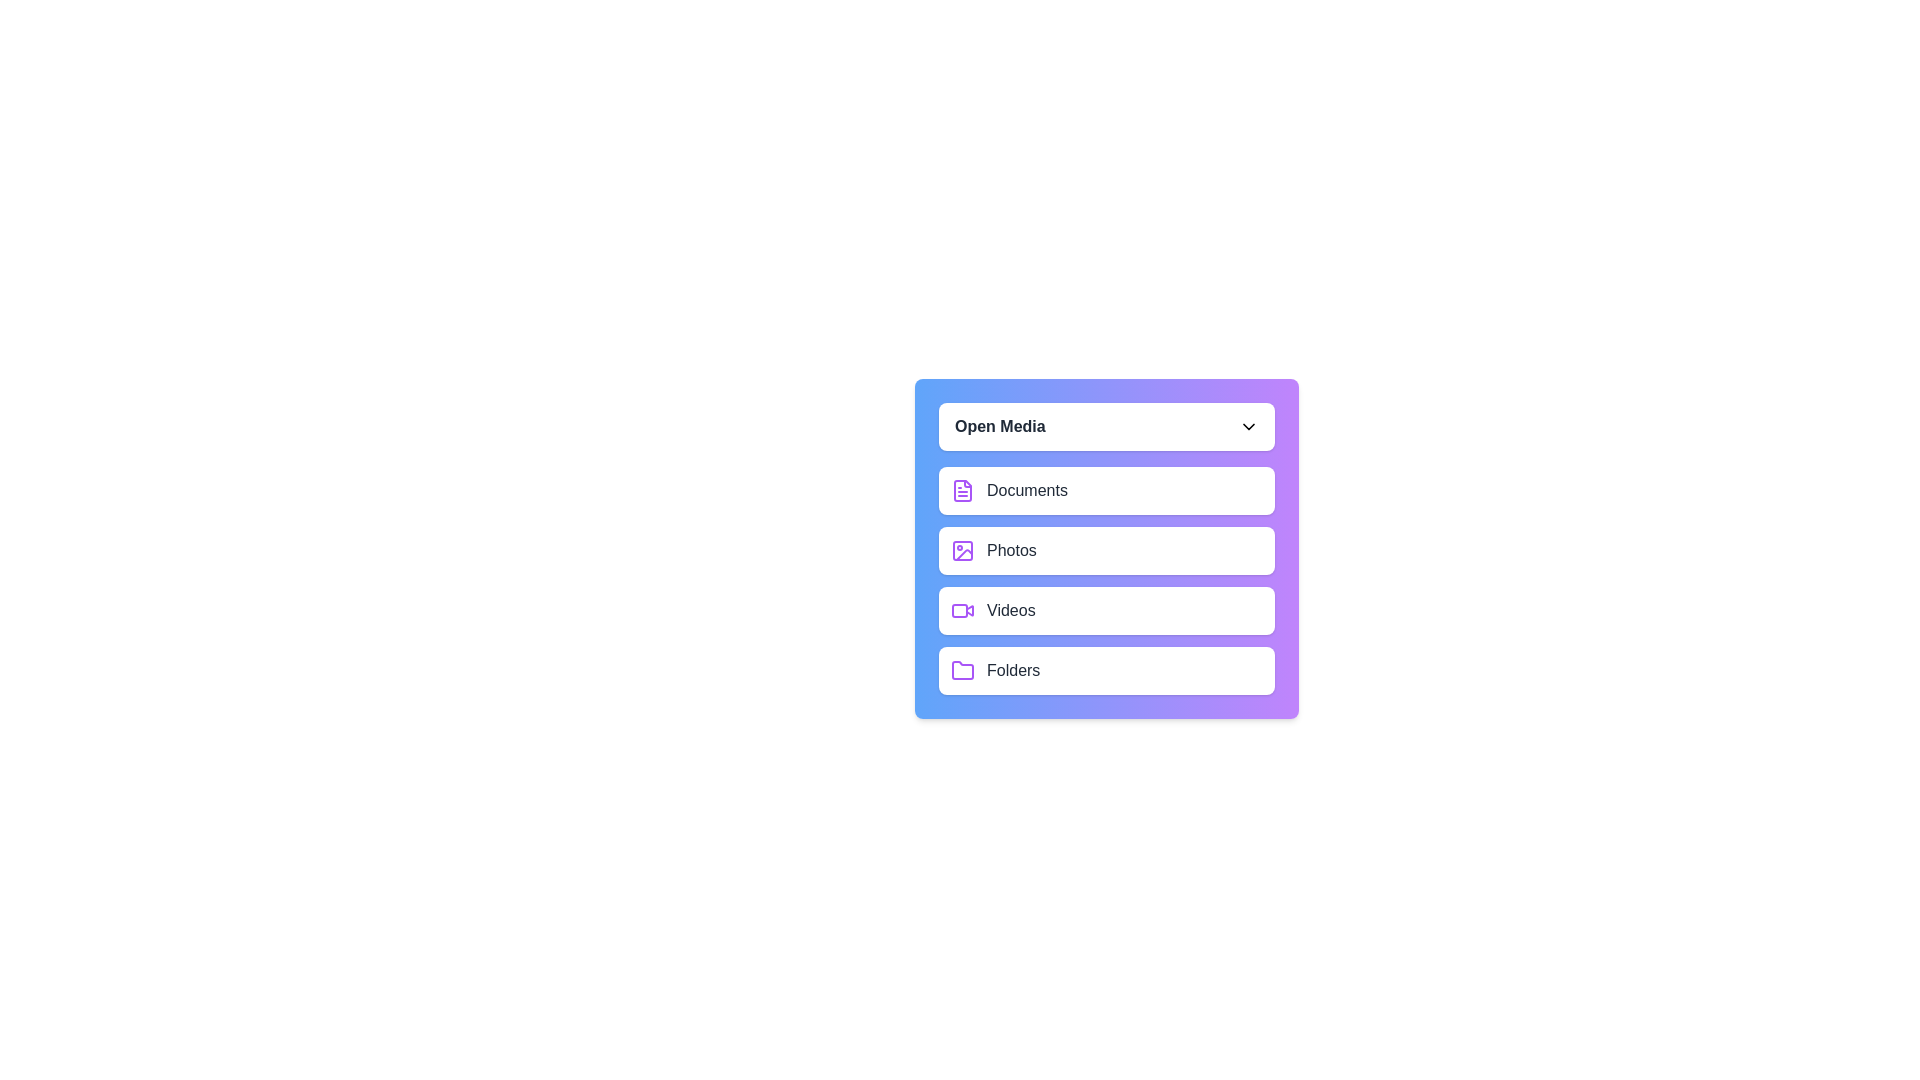 The height and width of the screenshot is (1080, 1920). What do you see at coordinates (960, 609) in the screenshot?
I see `the background rectangle of the 'Videos' button in the 'Open Media' menu` at bounding box center [960, 609].